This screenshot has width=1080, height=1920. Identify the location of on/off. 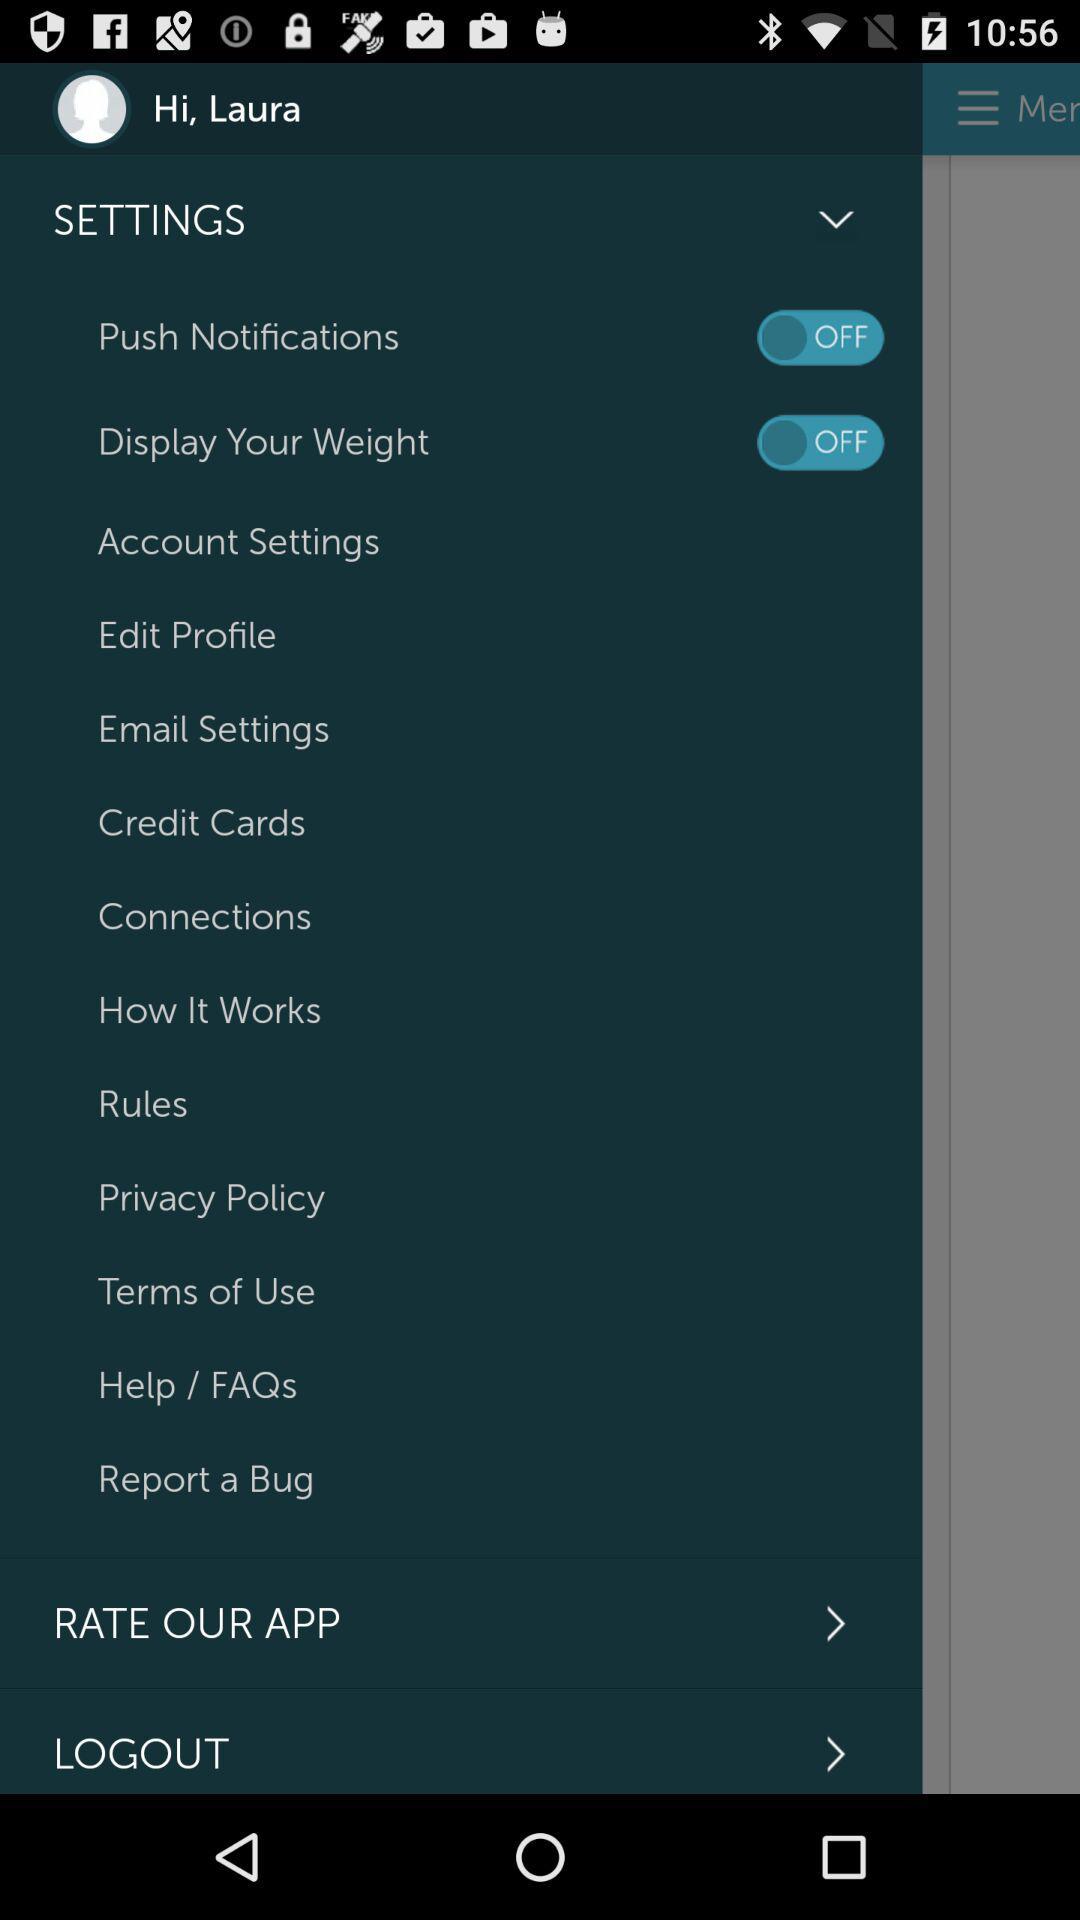
(820, 337).